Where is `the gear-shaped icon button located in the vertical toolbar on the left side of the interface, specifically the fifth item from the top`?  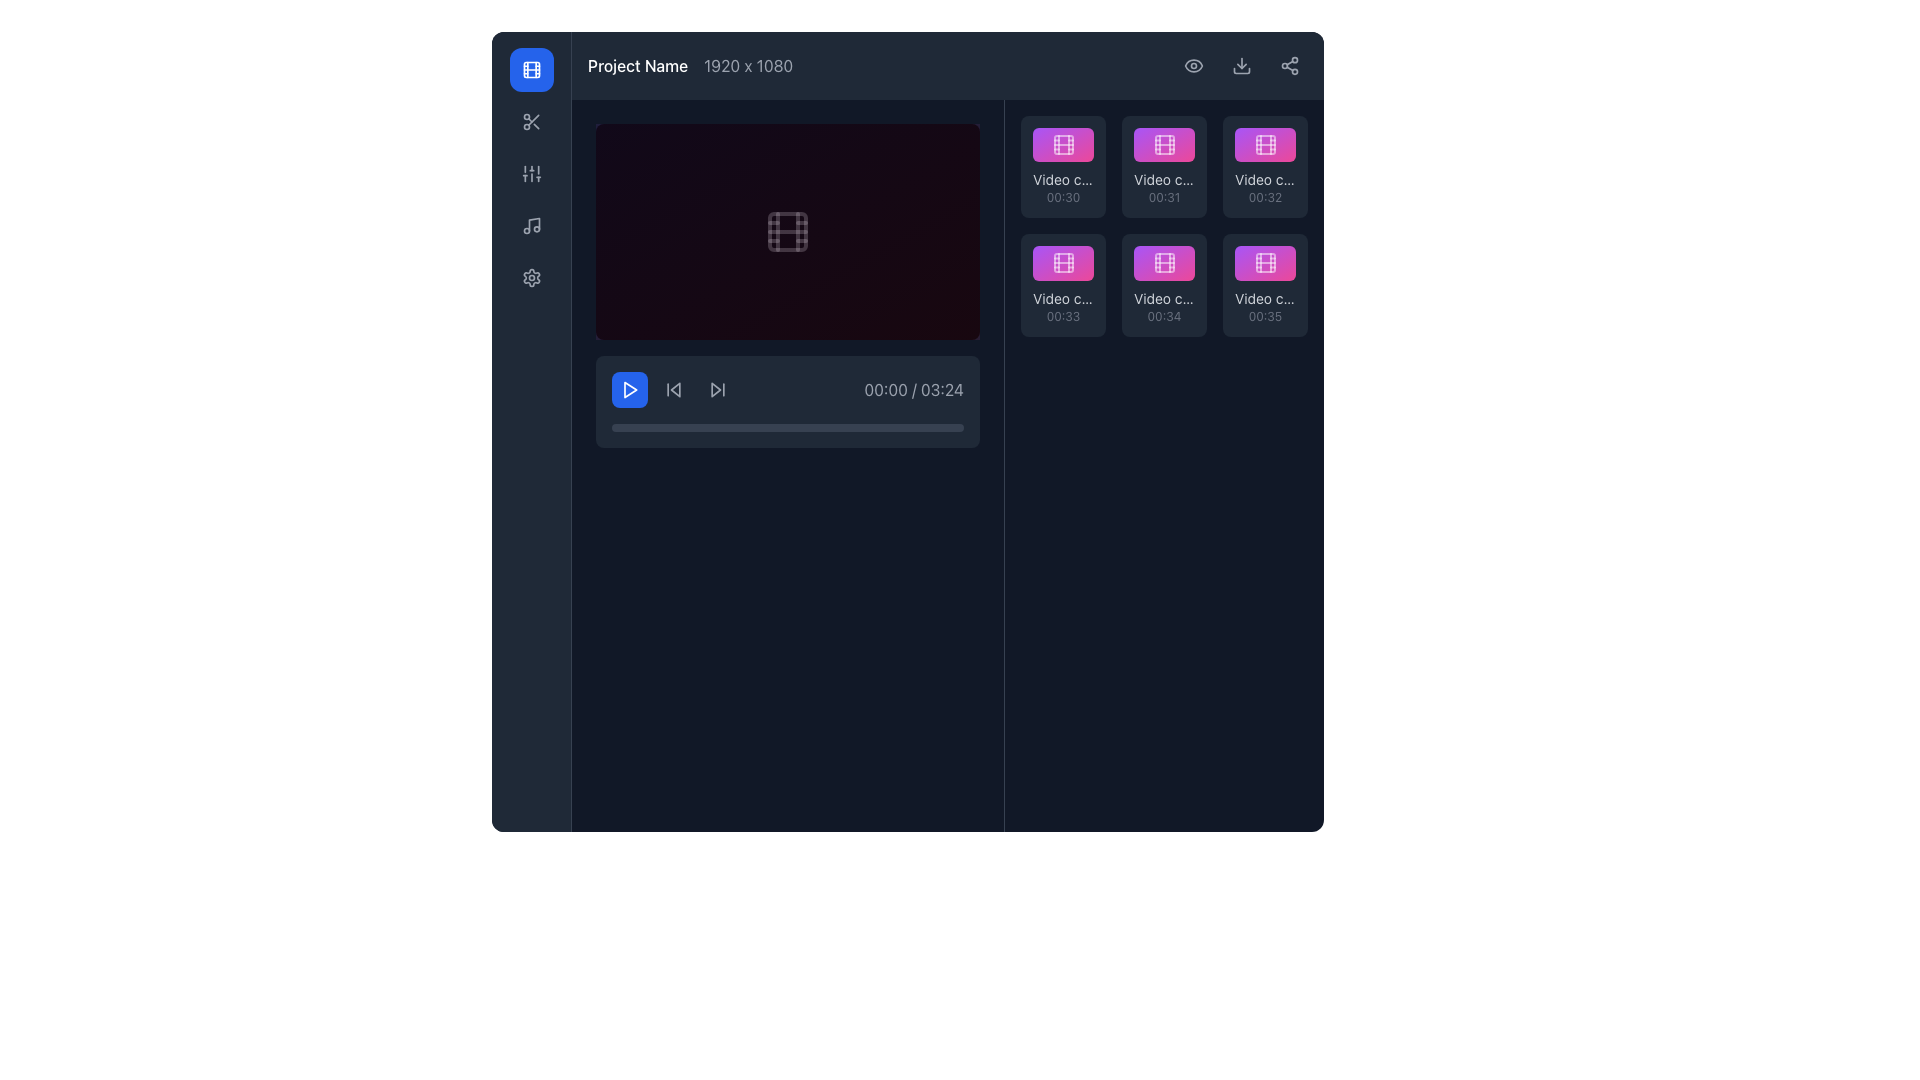 the gear-shaped icon button located in the vertical toolbar on the left side of the interface, specifically the fifth item from the top is located at coordinates (531, 277).